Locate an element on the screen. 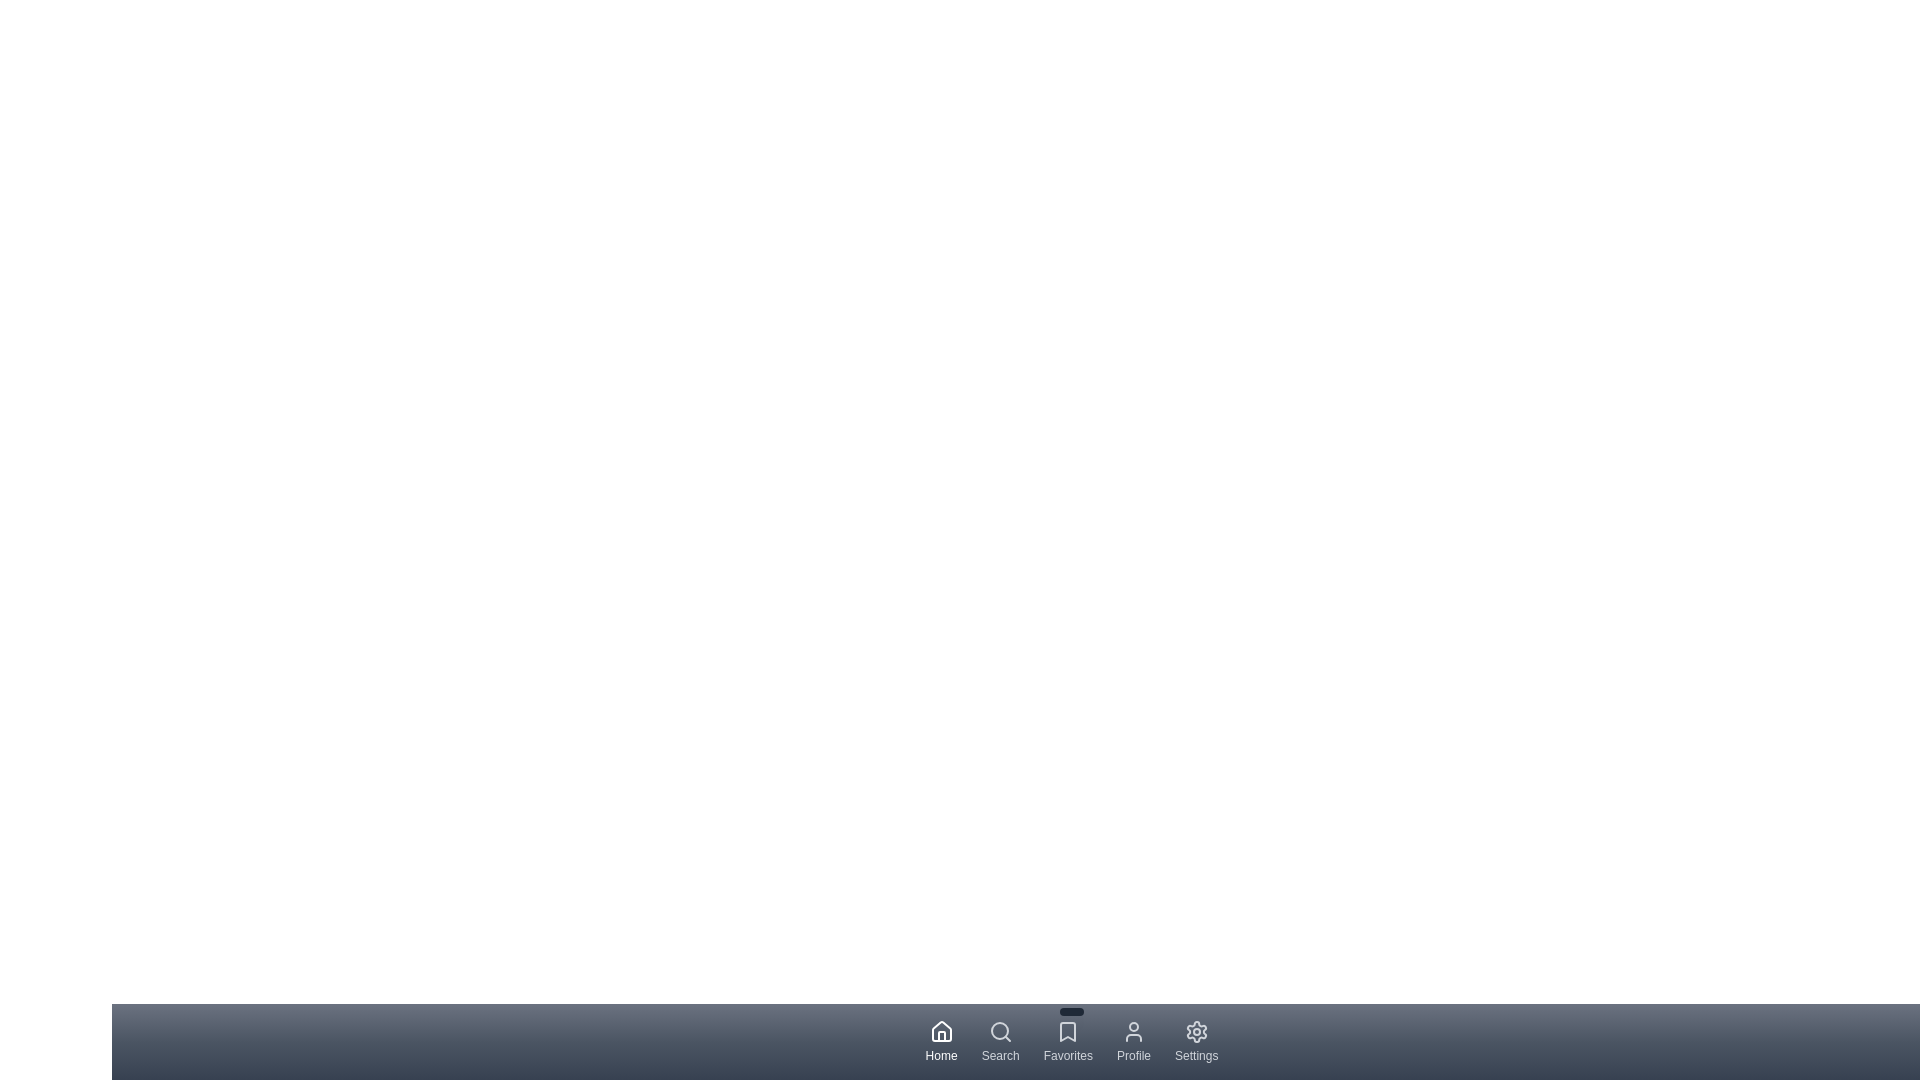 This screenshot has height=1080, width=1920. the Settings tab to navigate to its respective section is located at coordinates (1196, 1040).